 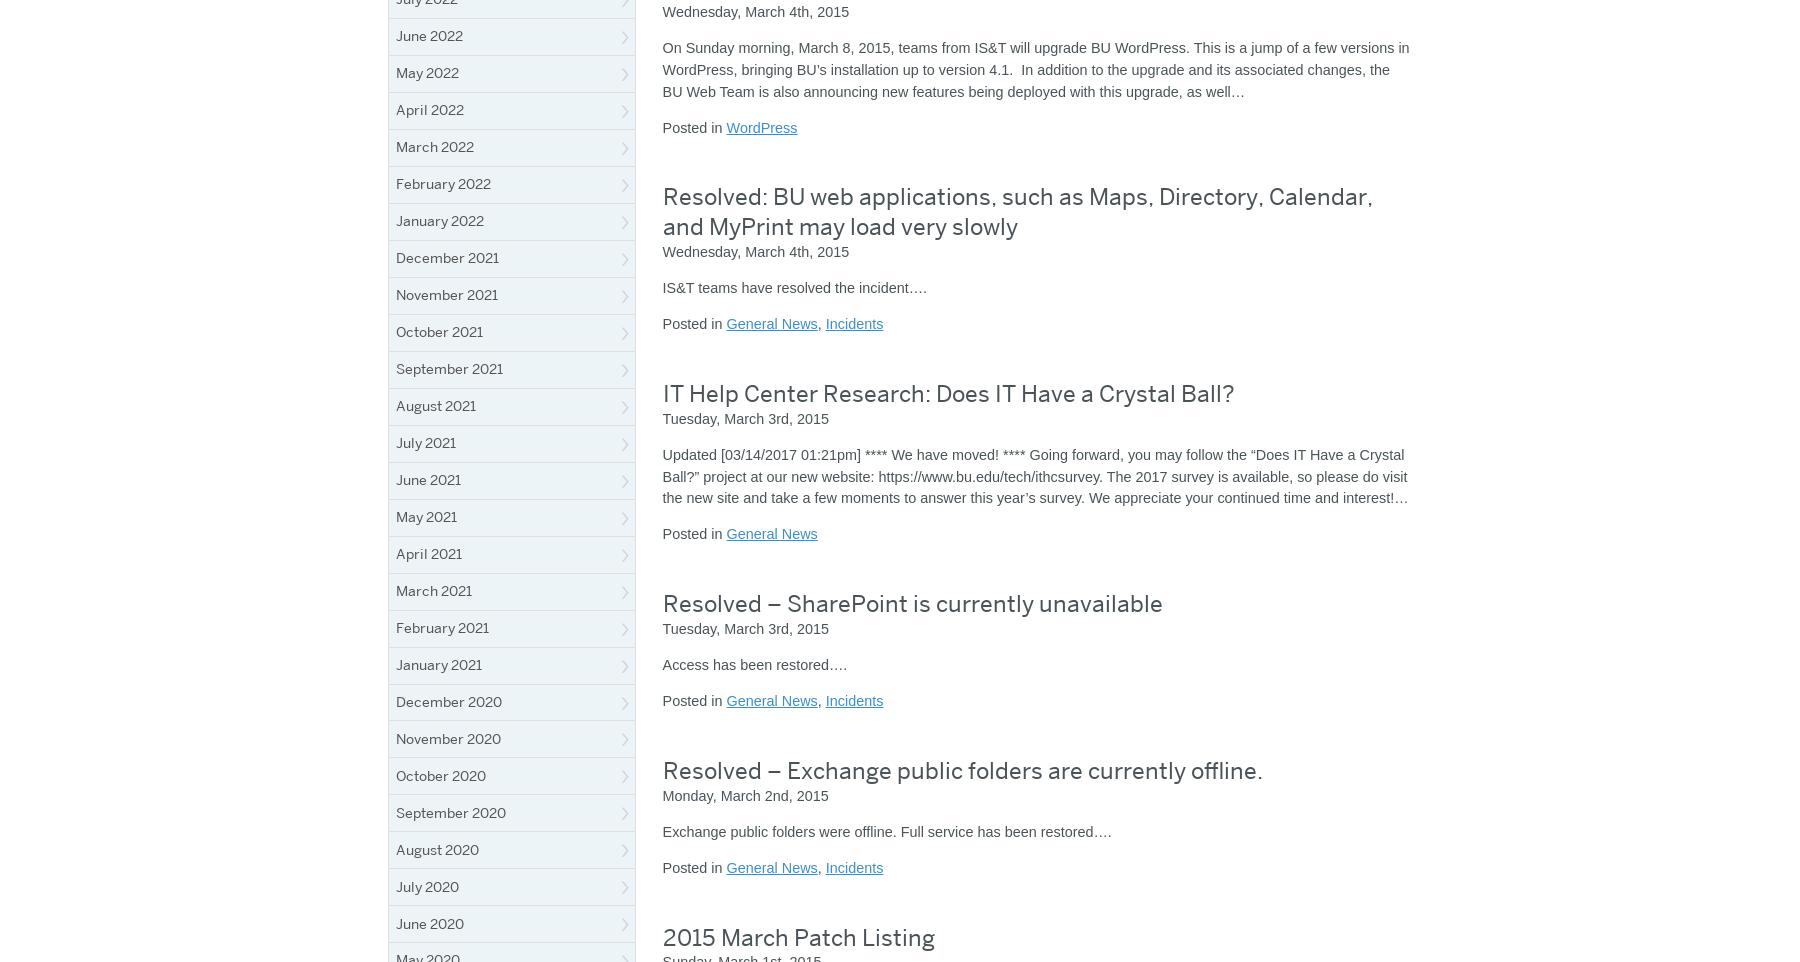 What do you see at coordinates (428, 552) in the screenshot?
I see `'April 2021'` at bounding box center [428, 552].